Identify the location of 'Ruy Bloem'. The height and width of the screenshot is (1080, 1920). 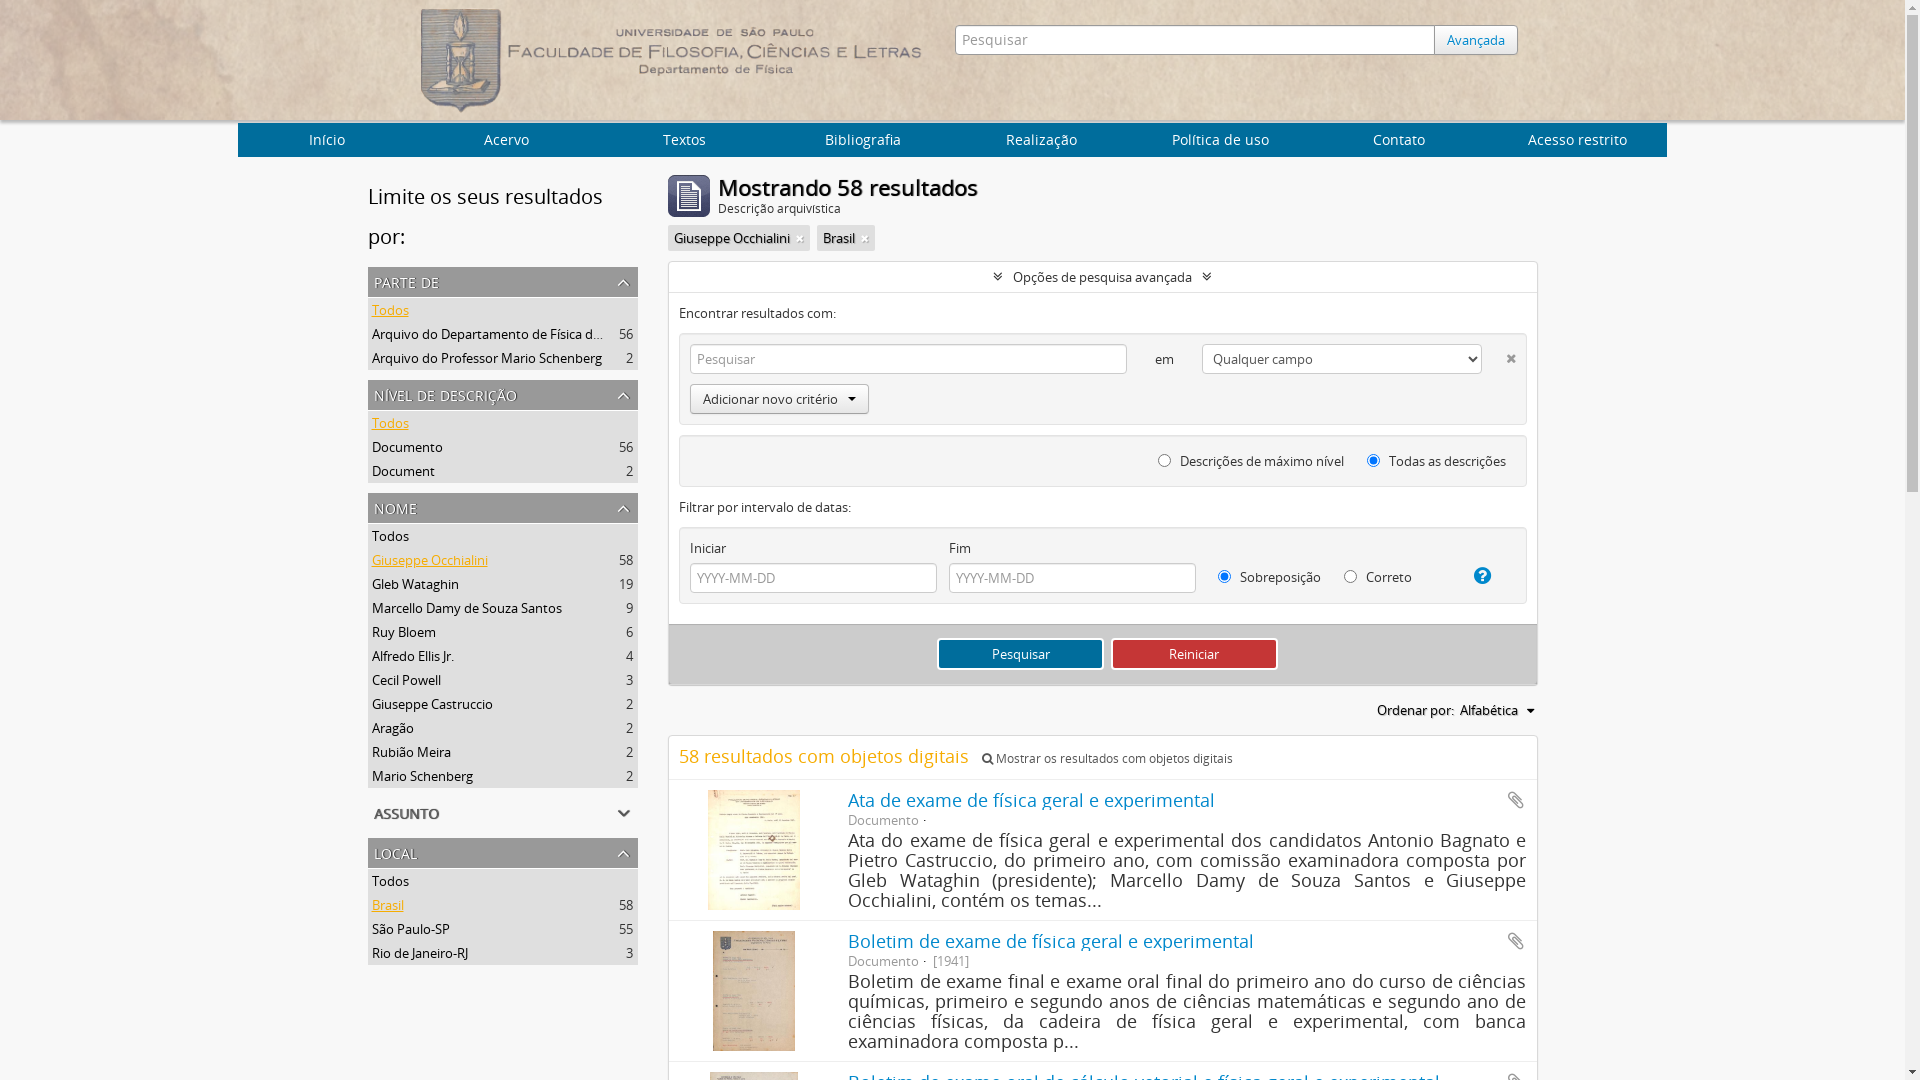
(402, 632).